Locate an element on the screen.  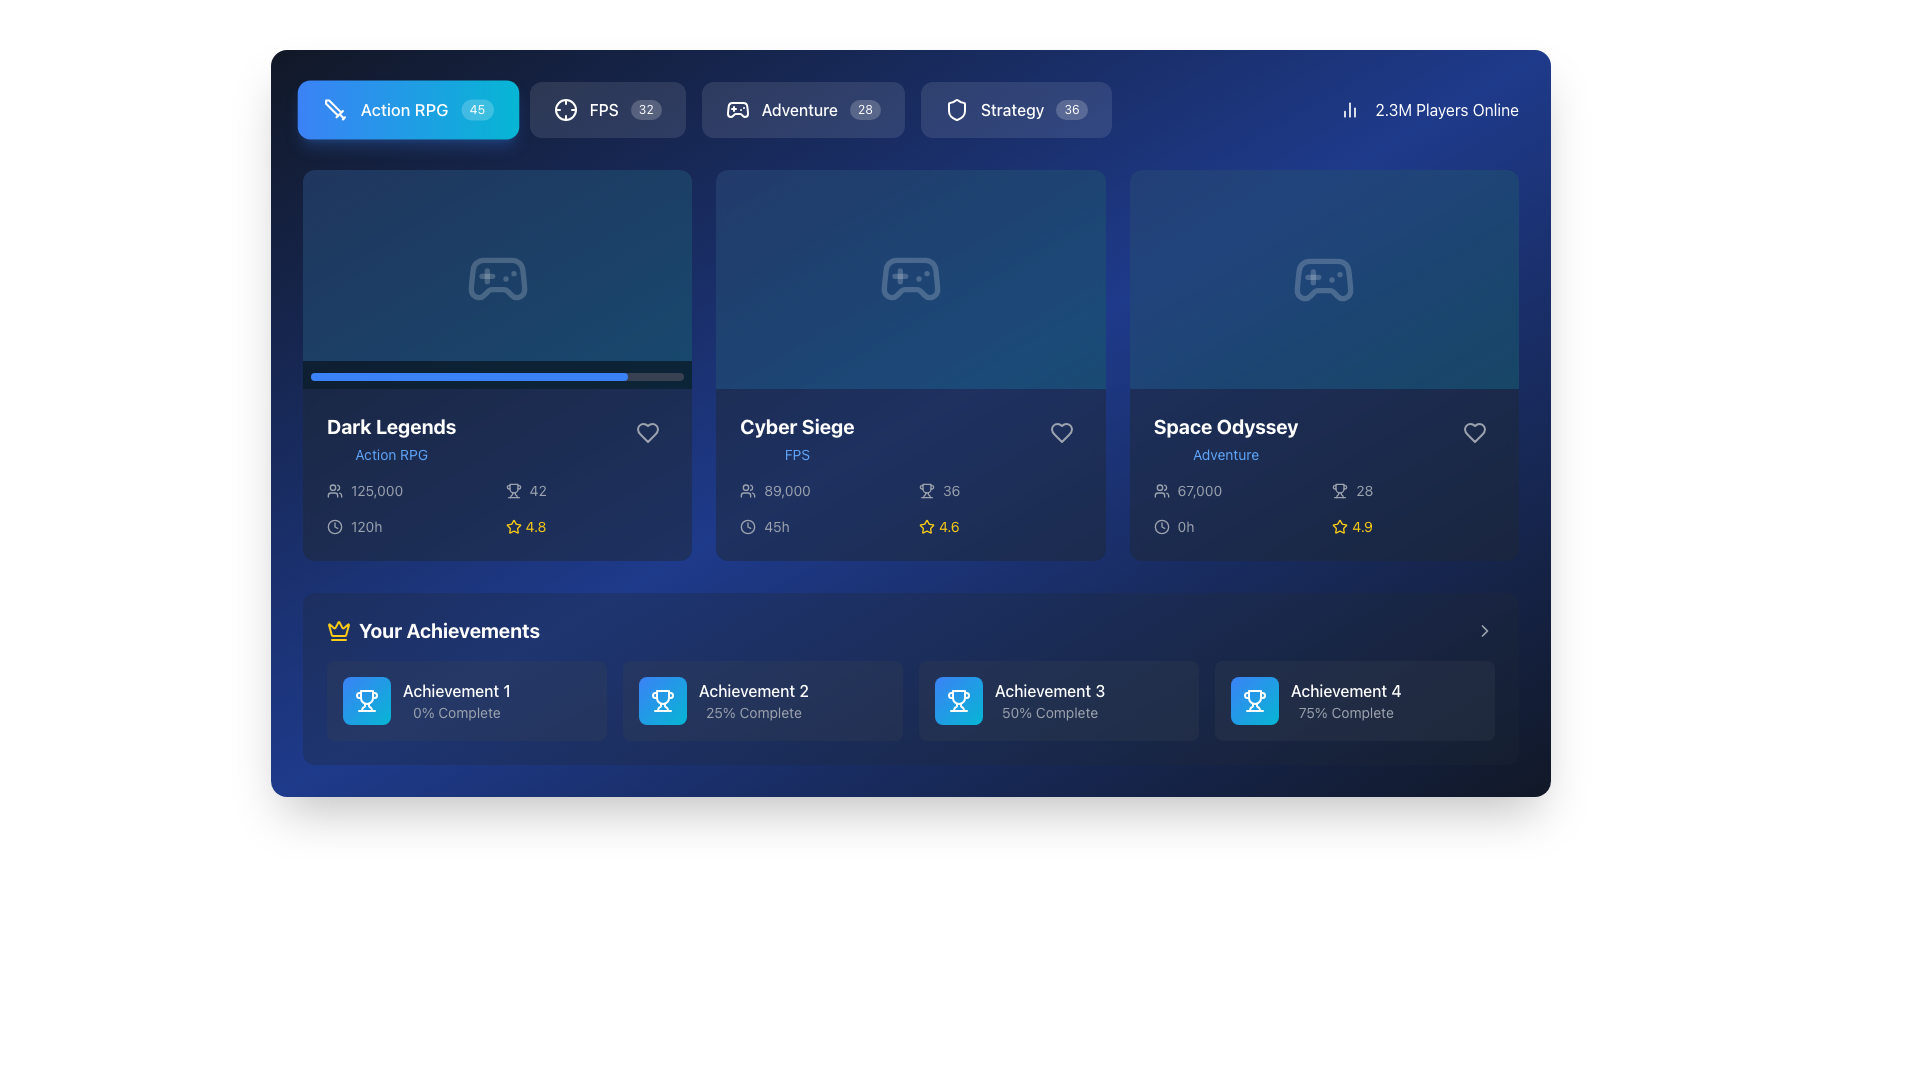
the heart-shaped icon located at the bottom right corner of the 'Space Odyssey' card to observe its response is located at coordinates (1474, 431).